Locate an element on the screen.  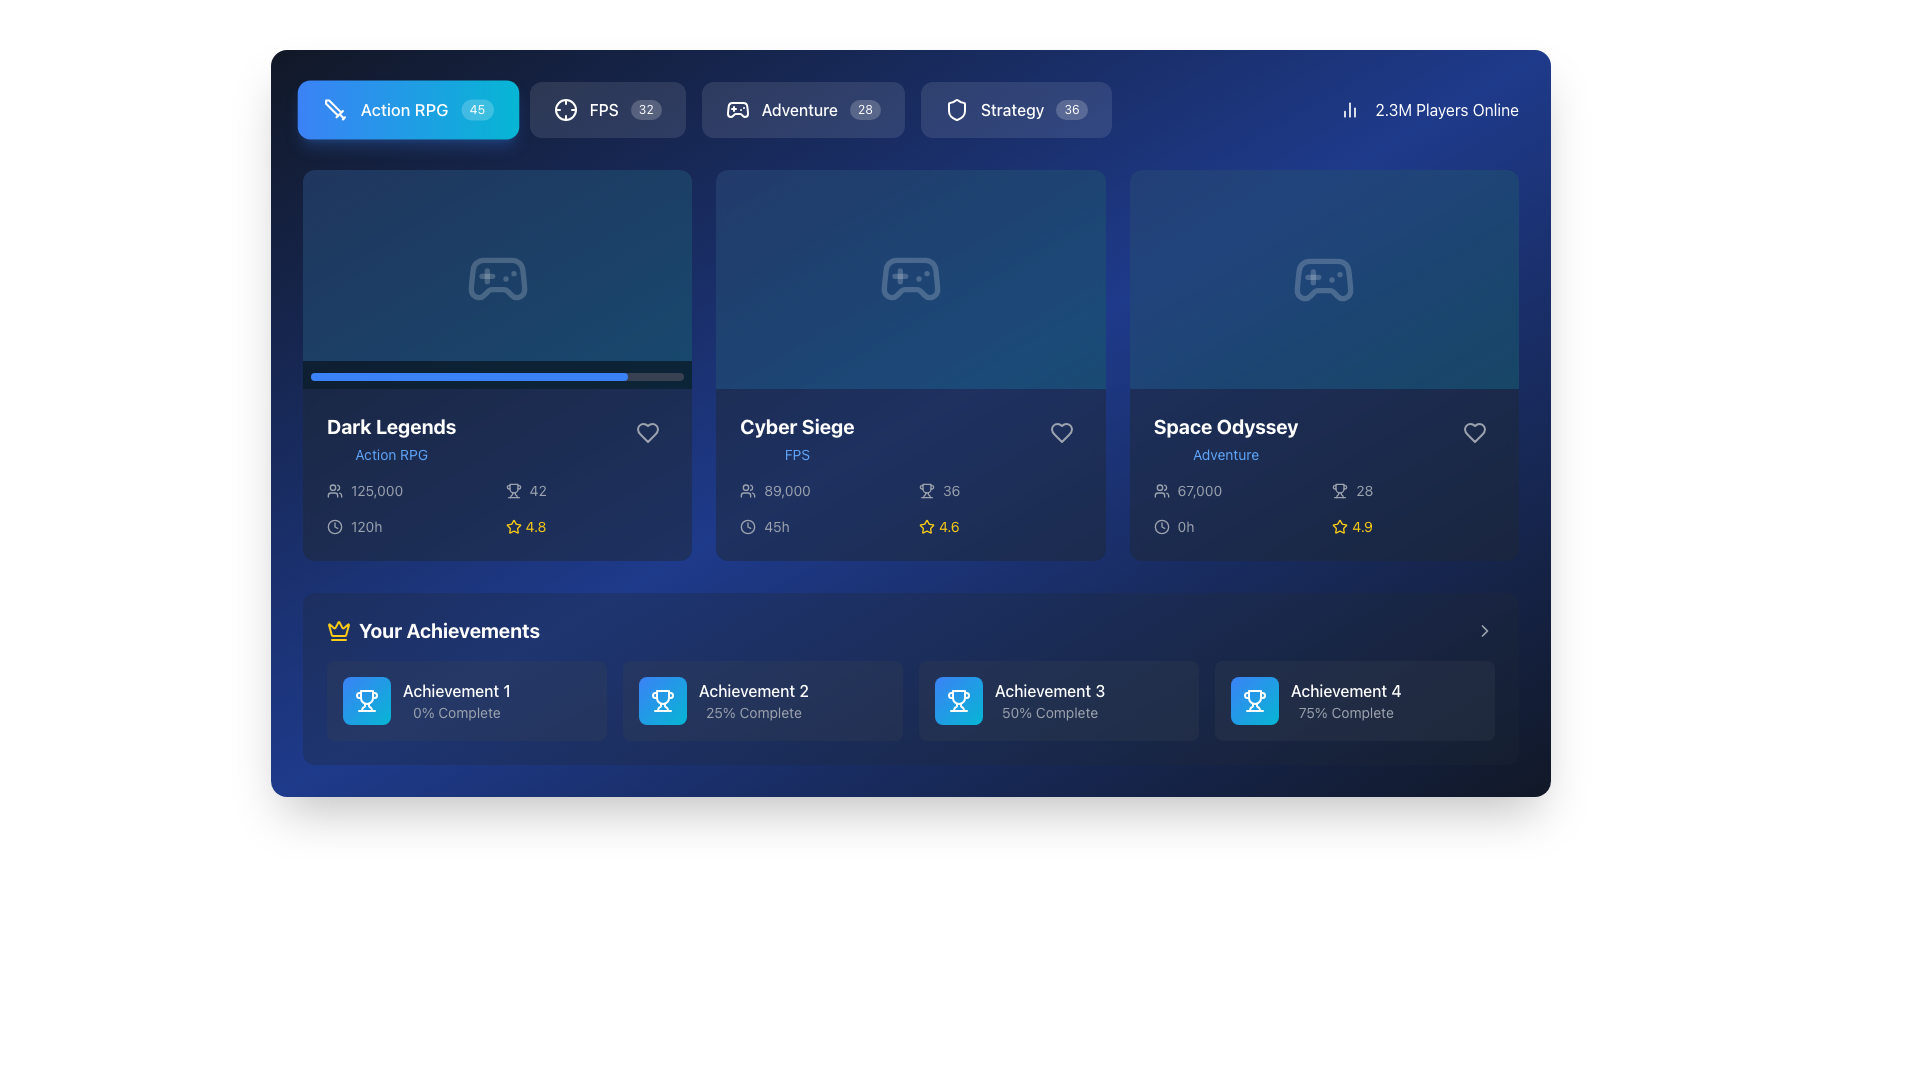
the heart-shaped icon located at the bottom right corner of the 'Space Odyssey' card to observe its response is located at coordinates (1474, 431).